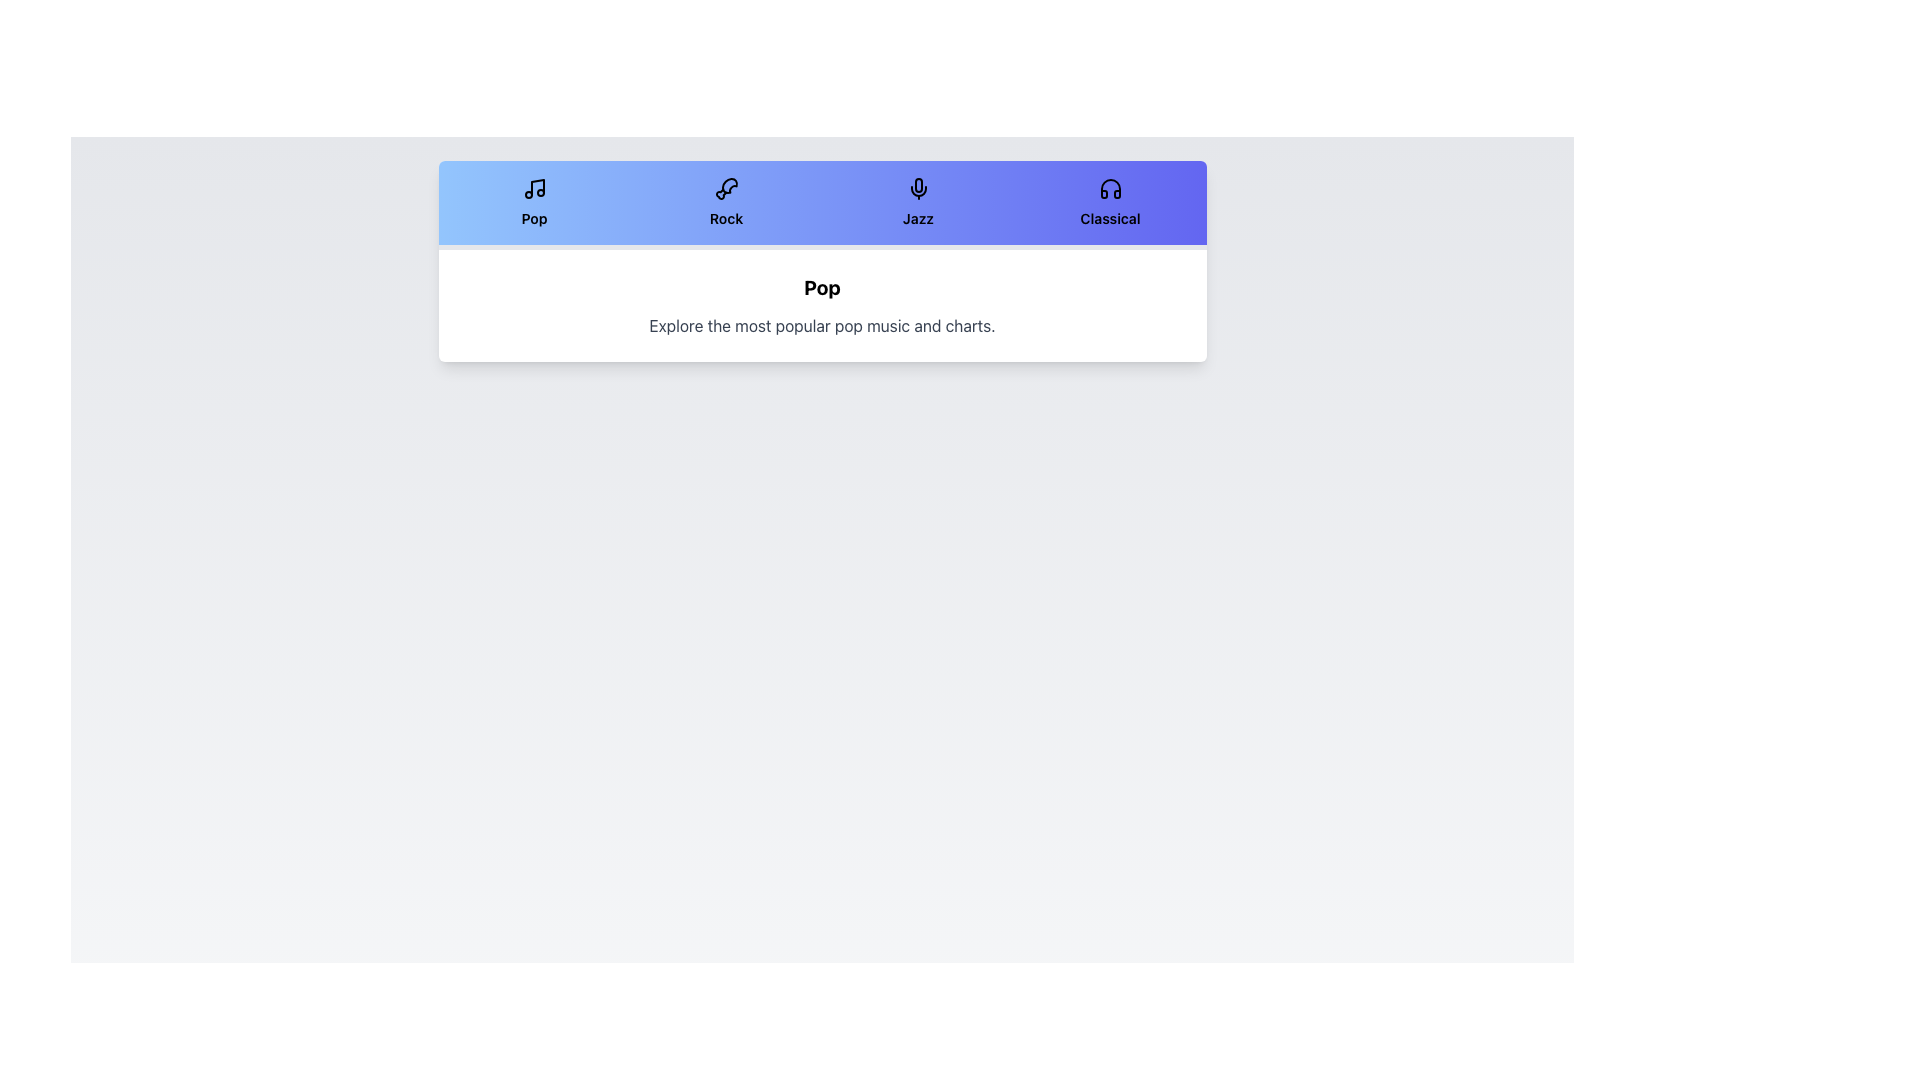 The image size is (1920, 1080). Describe the element at coordinates (917, 185) in the screenshot. I see `the microphone icon representing the 'Jazz' option in the navigation bar, which is located between 'Rock' and 'Classical'` at that location.